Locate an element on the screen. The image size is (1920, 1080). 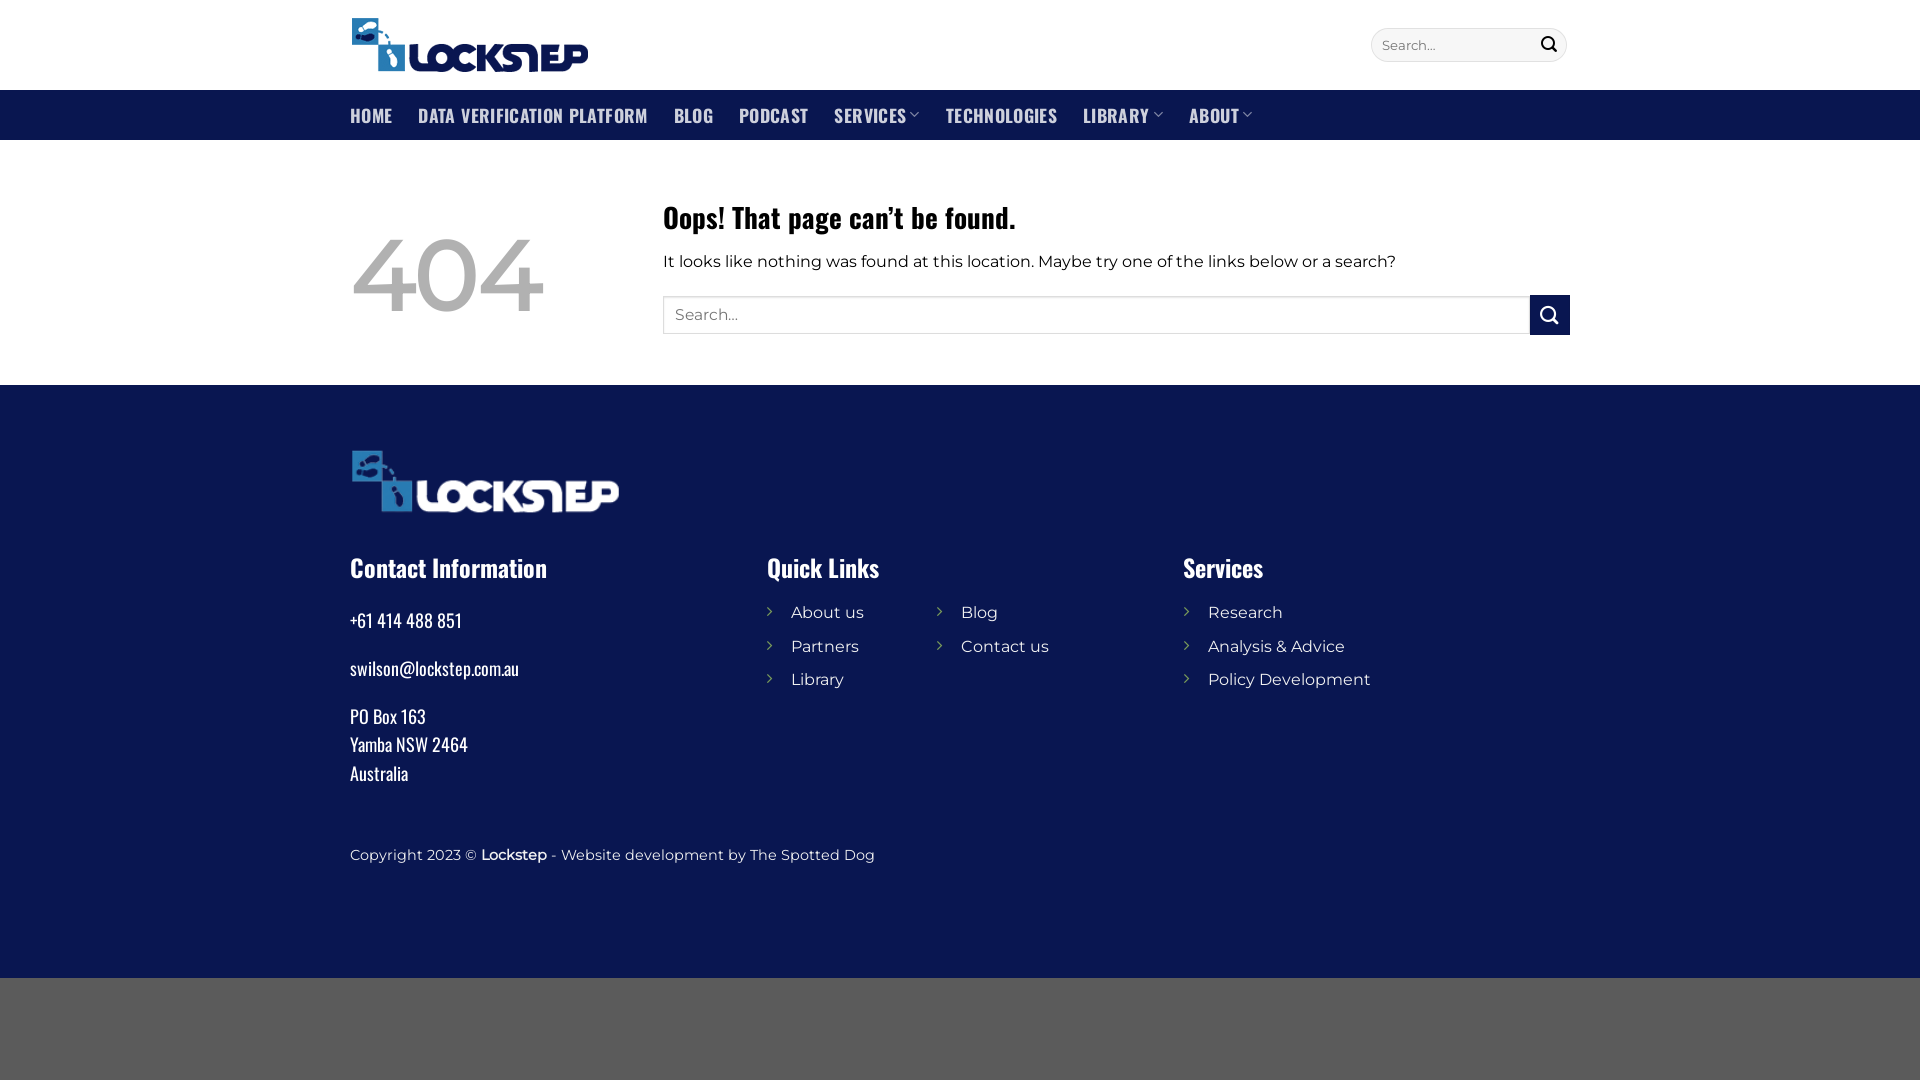
'Partners' is located at coordinates (825, 646).